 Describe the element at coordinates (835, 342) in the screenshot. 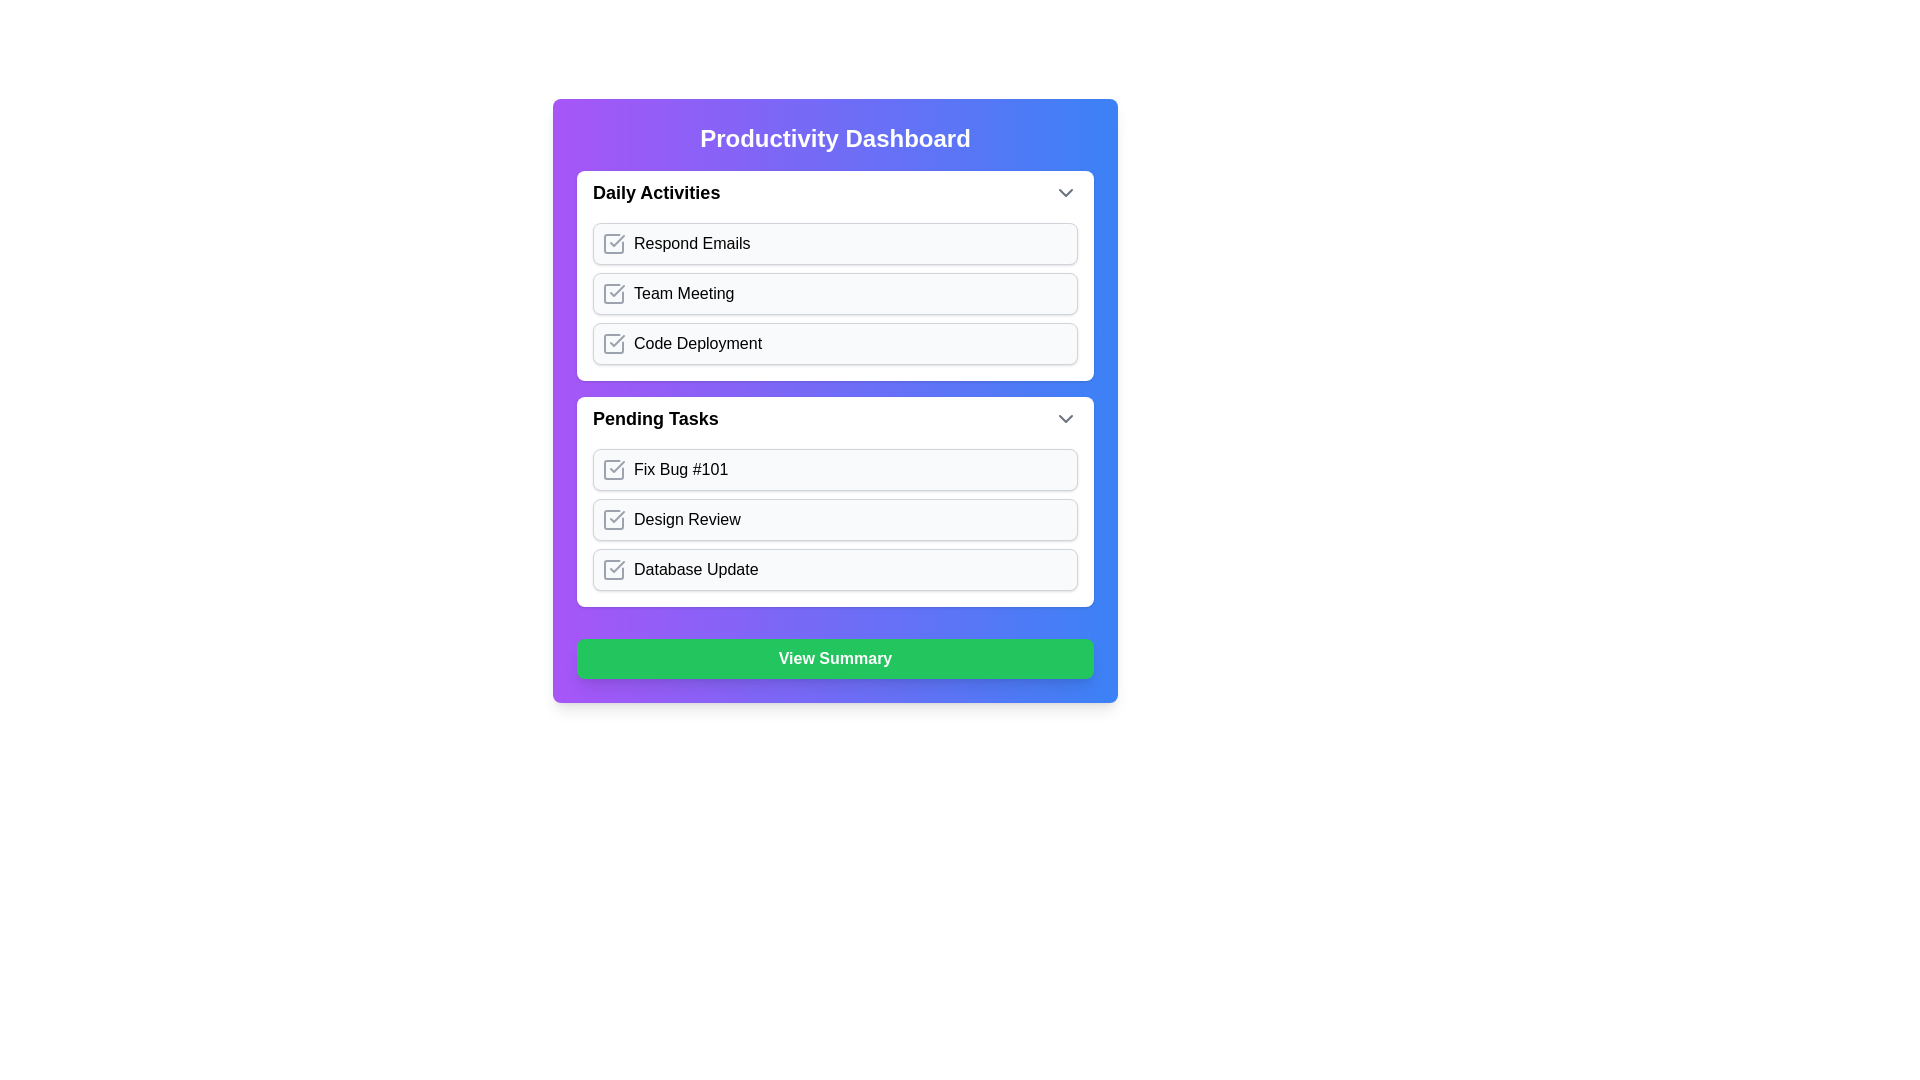

I see `the checkbox for the 'Code Deployment' task` at that location.